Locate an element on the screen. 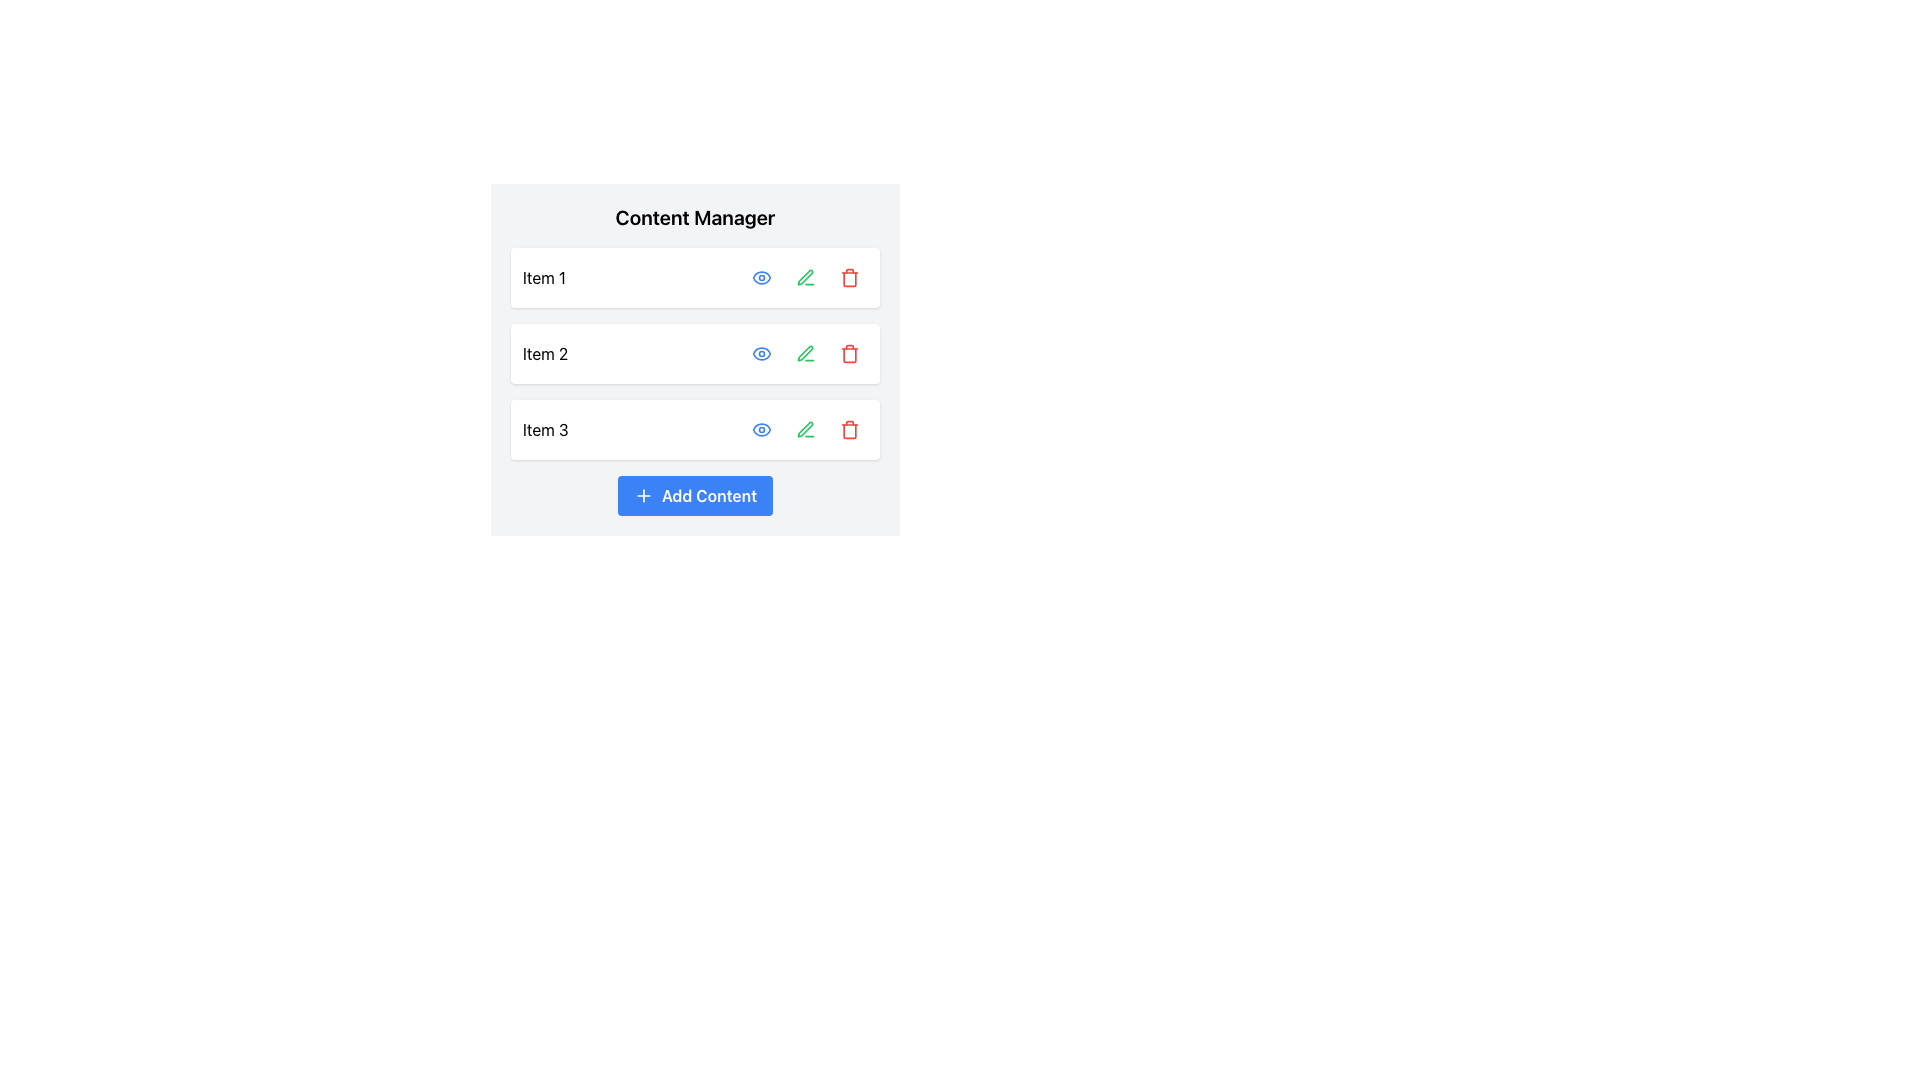 This screenshot has height=1080, width=1920. the green pencil icon button associated with 'Item 3' in the 'Content Manager' is located at coordinates (805, 428).